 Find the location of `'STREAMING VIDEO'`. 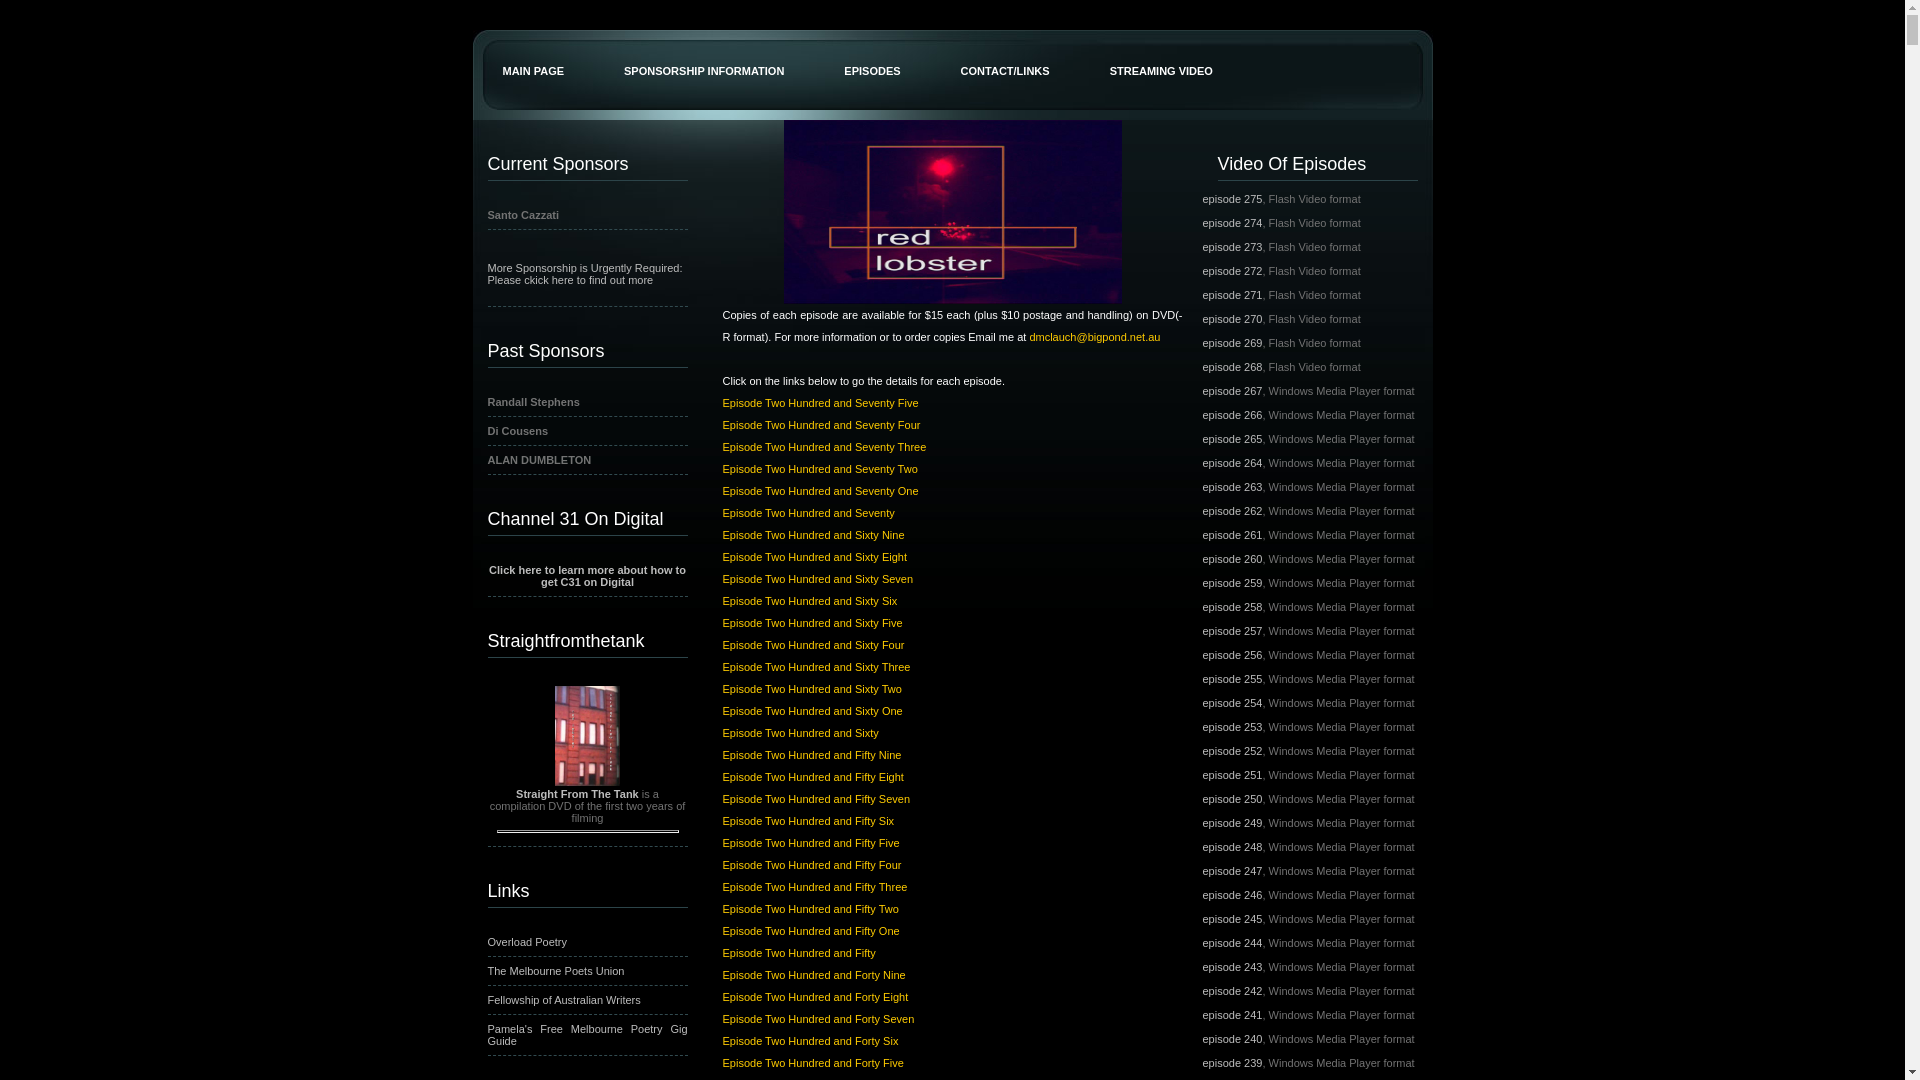

'STREAMING VIDEO' is located at coordinates (1161, 49).